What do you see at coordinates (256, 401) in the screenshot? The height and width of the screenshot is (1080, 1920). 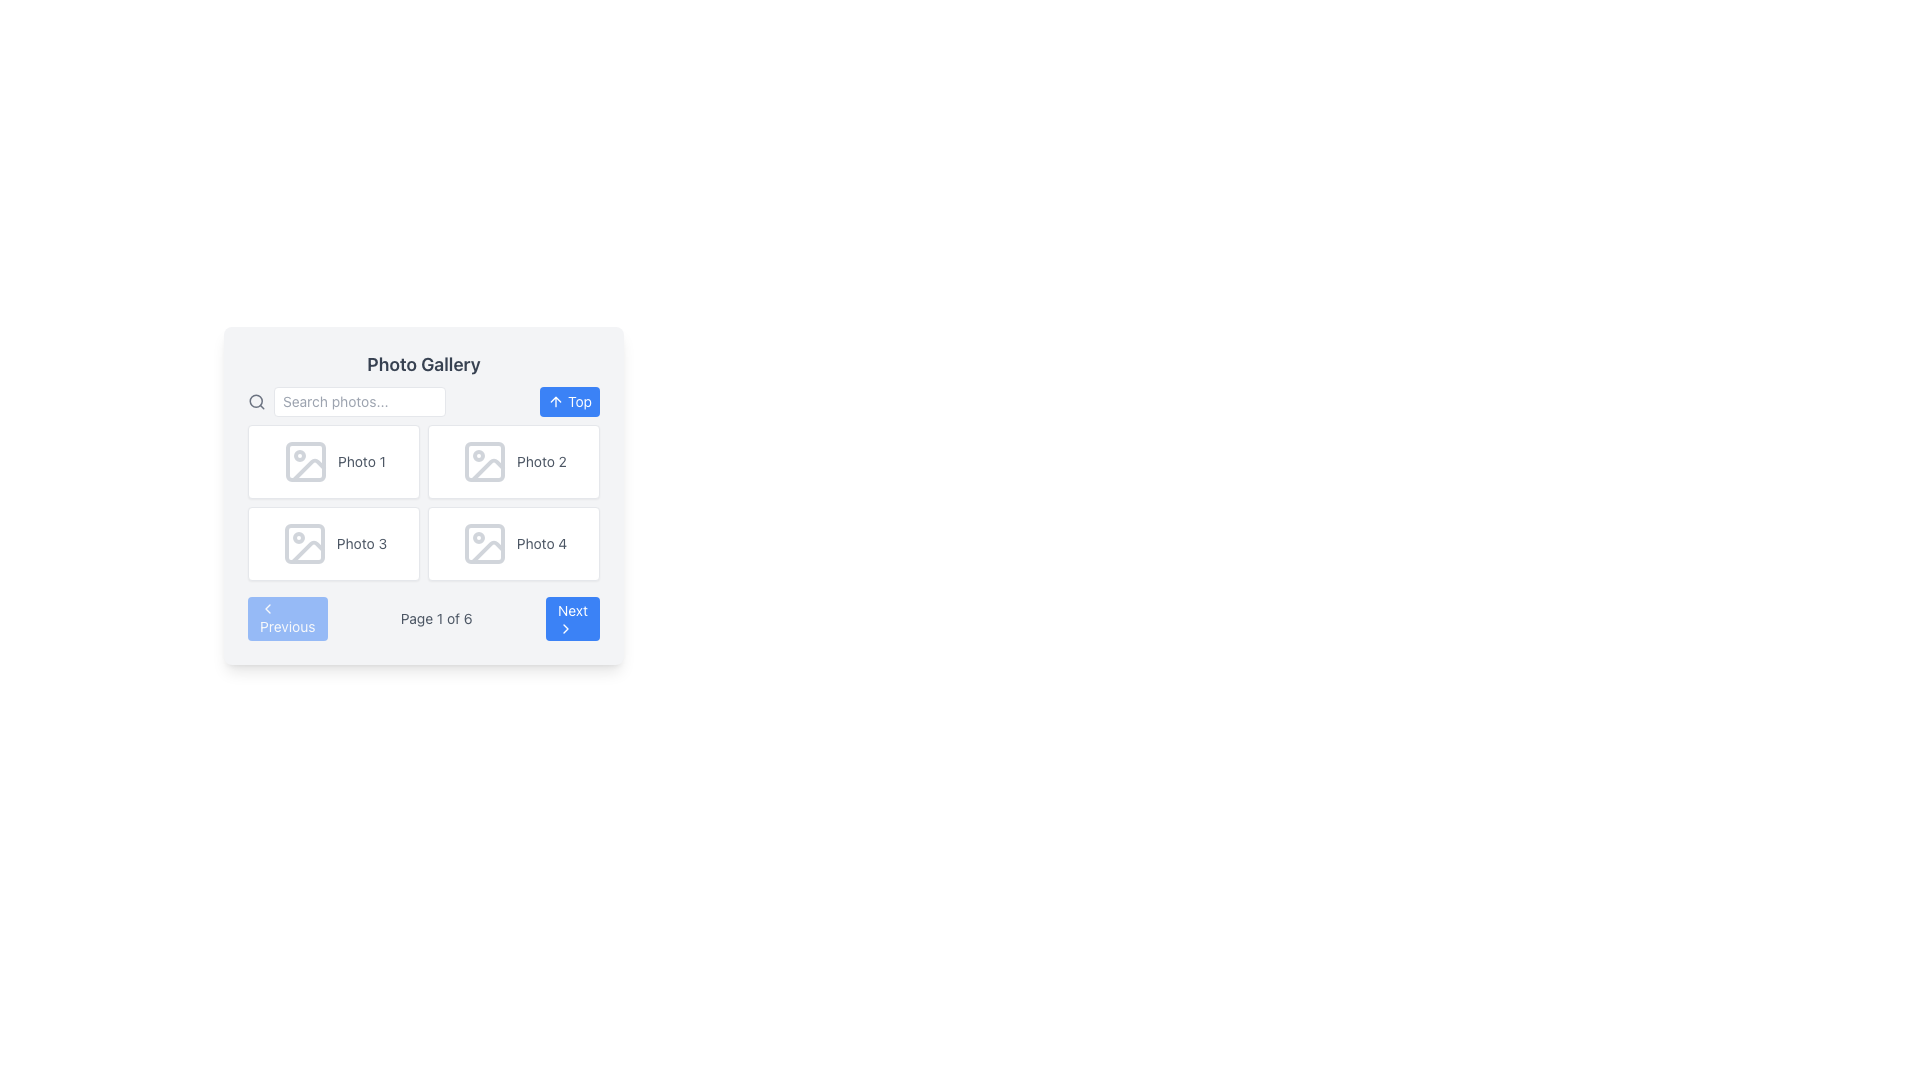 I see `the magnifying glass icon representing the search functionality, which is located at the leftmost position of the horizontal layout in the Photo Gallery interface` at bounding box center [256, 401].